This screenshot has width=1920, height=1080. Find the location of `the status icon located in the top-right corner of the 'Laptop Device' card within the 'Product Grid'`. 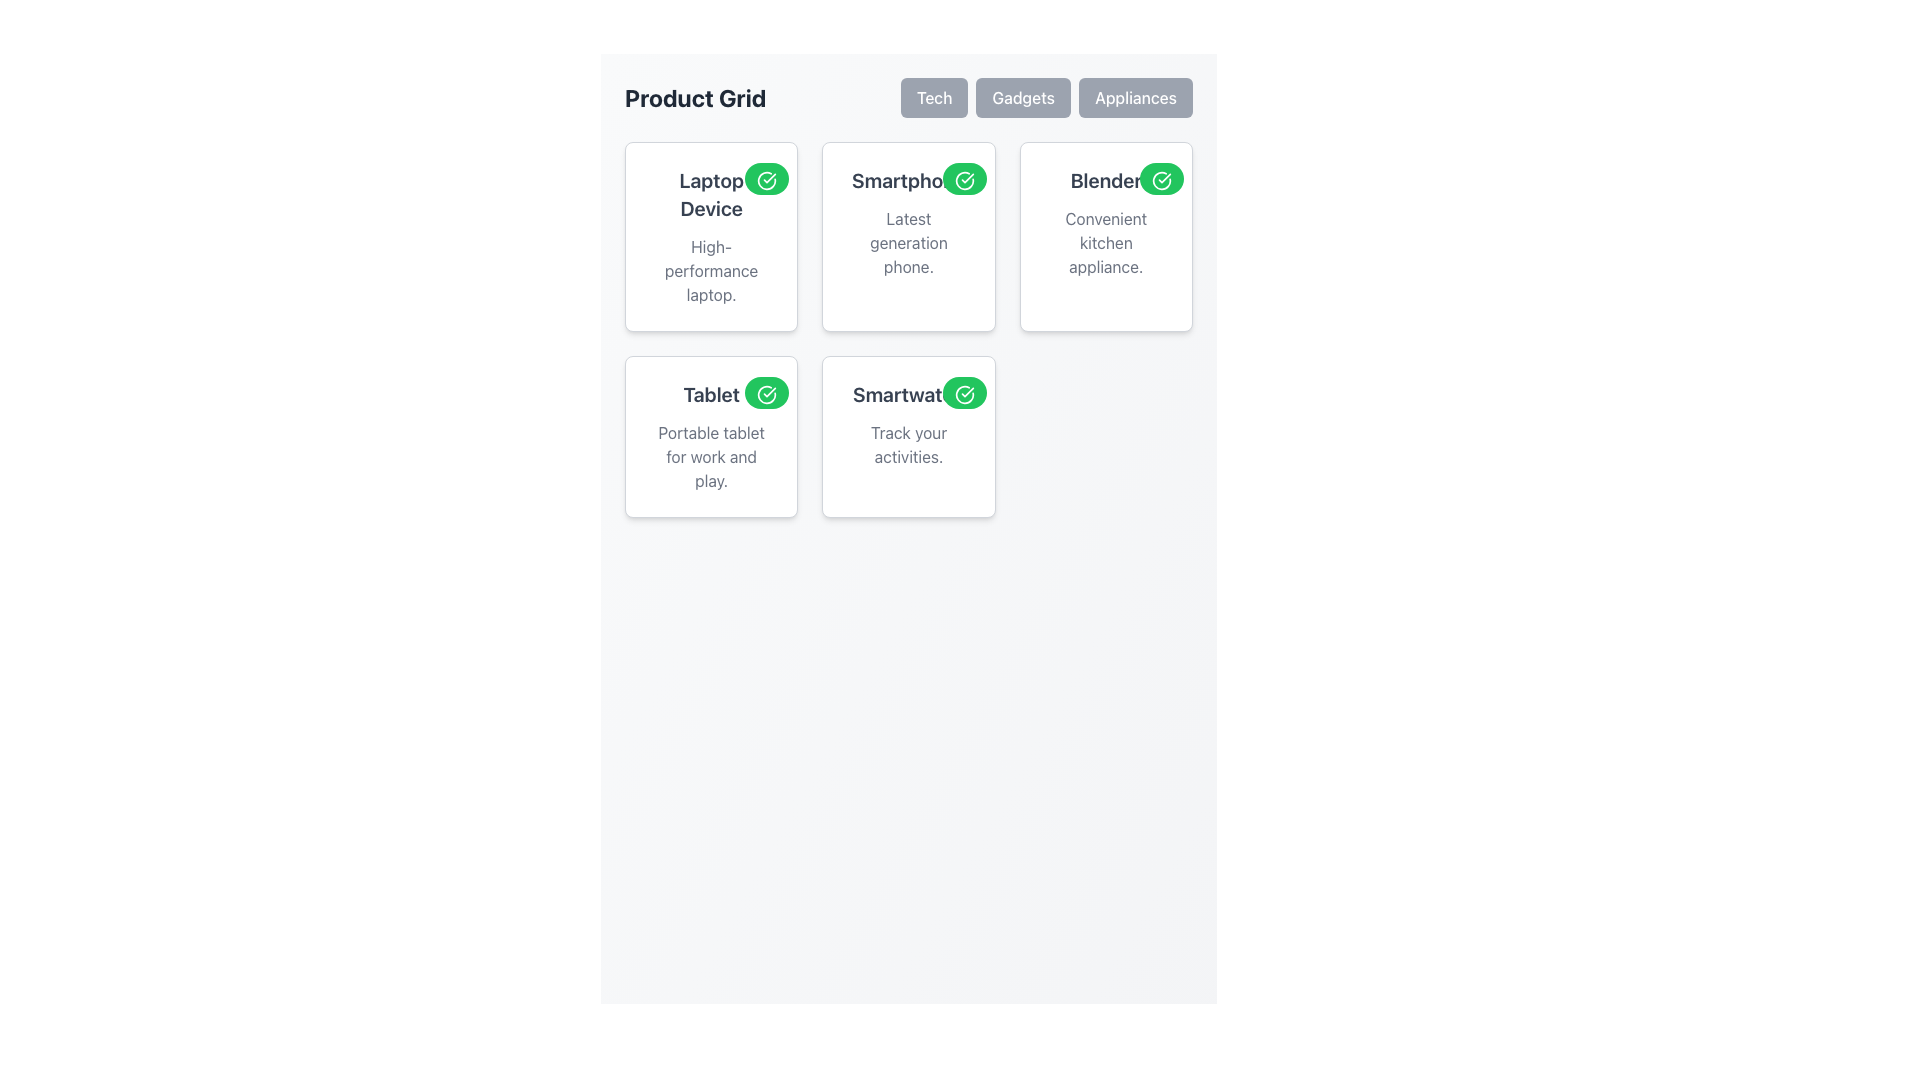

the status icon located in the top-right corner of the 'Laptop Device' card within the 'Product Grid' is located at coordinates (766, 180).